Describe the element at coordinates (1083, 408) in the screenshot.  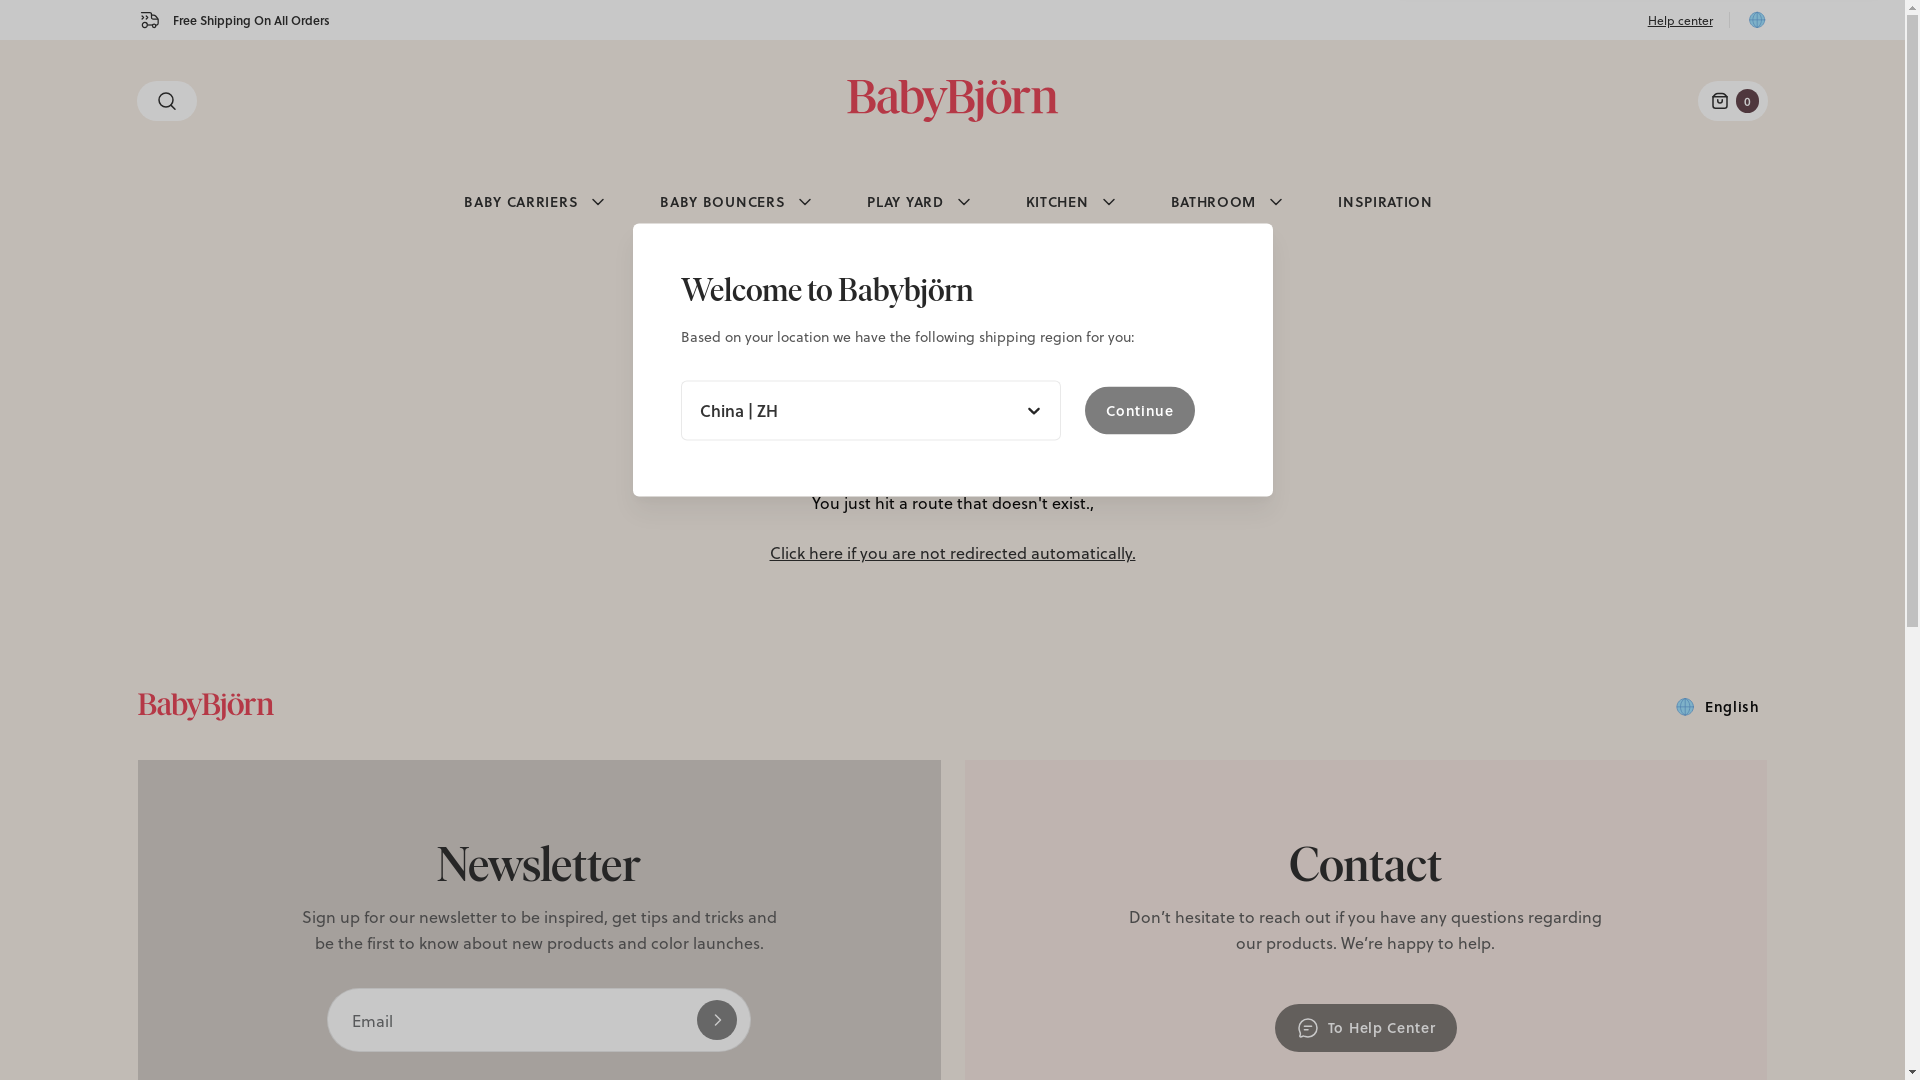
I see `'Continue'` at that location.